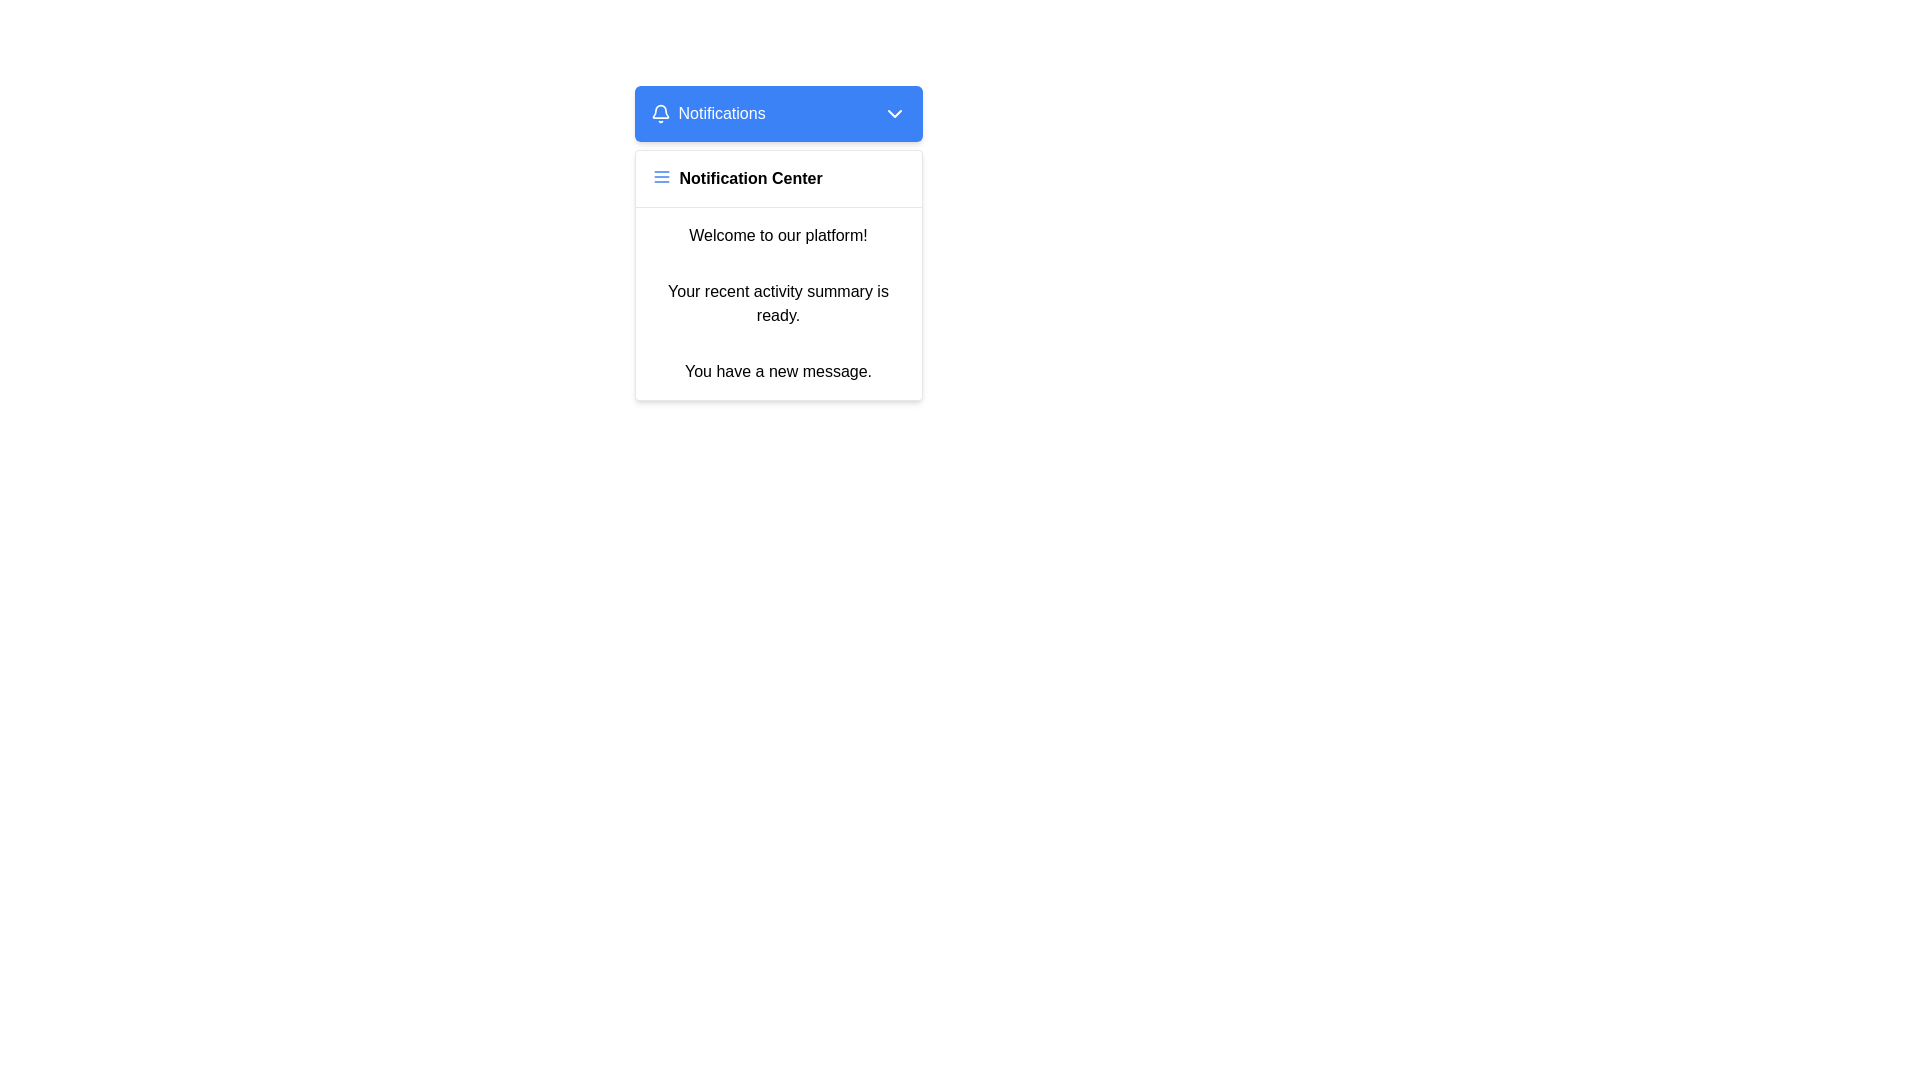 This screenshot has height=1080, width=1920. What do you see at coordinates (777, 304) in the screenshot?
I see `the Text block element displaying 'Your recent activity summary is ready.' located under the 'Notification Center' header` at bounding box center [777, 304].